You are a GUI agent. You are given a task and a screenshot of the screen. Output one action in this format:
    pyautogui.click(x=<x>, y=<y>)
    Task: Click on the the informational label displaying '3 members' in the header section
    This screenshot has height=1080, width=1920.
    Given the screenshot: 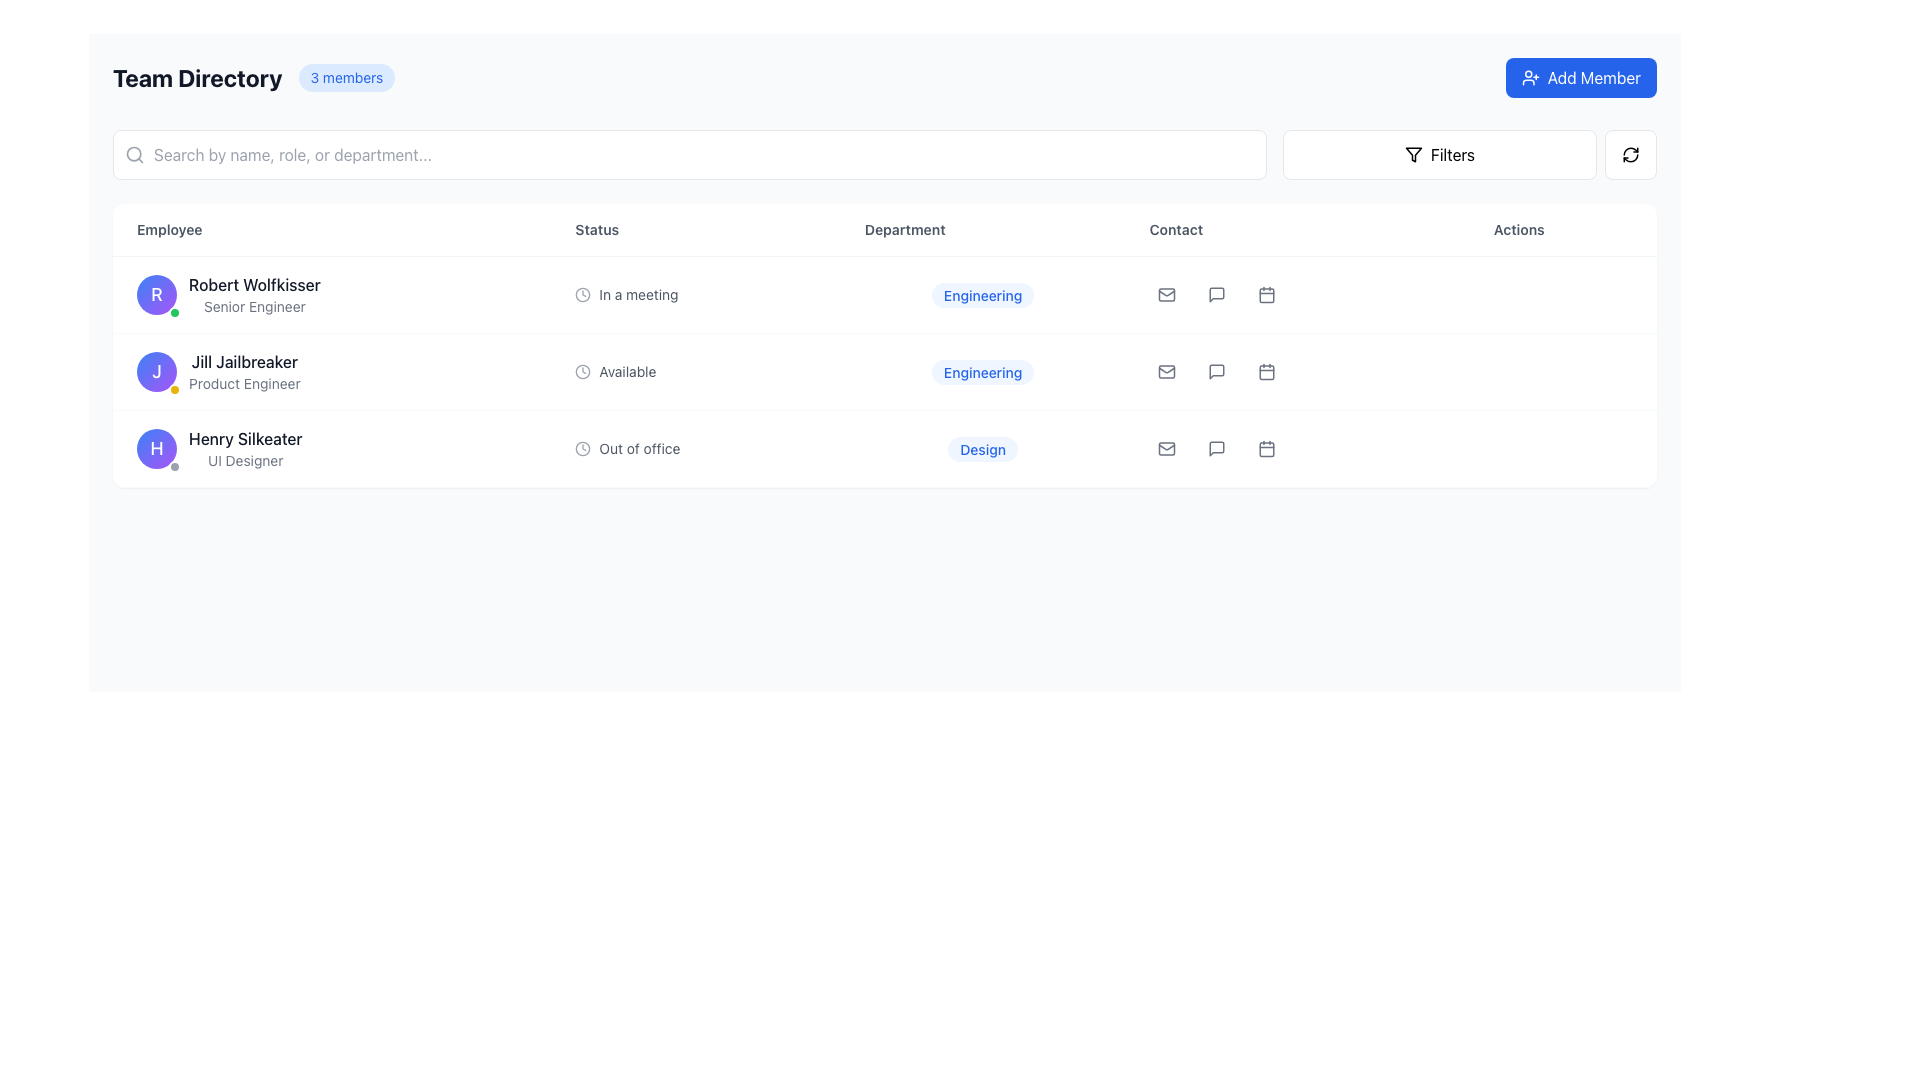 What is the action you would take?
    pyautogui.click(x=346, y=76)
    